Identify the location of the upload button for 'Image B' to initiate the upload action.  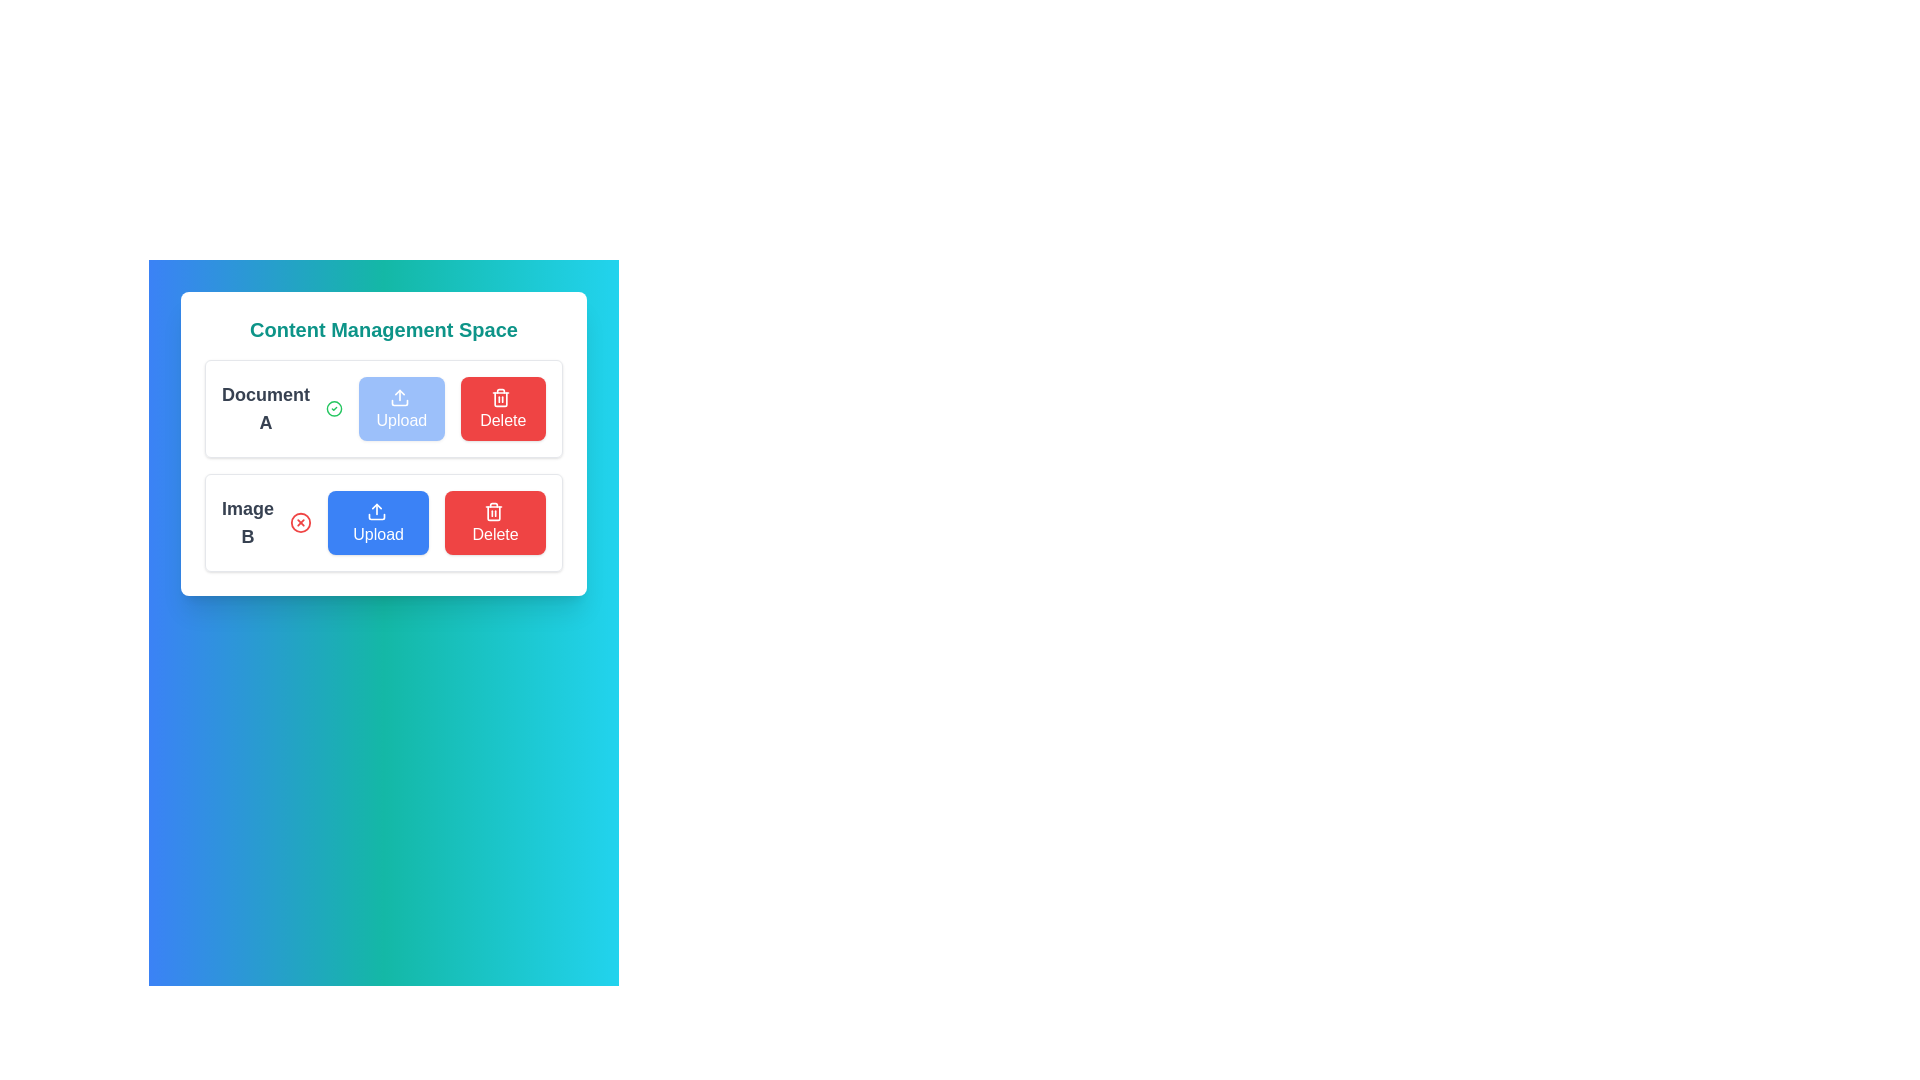
(378, 522).